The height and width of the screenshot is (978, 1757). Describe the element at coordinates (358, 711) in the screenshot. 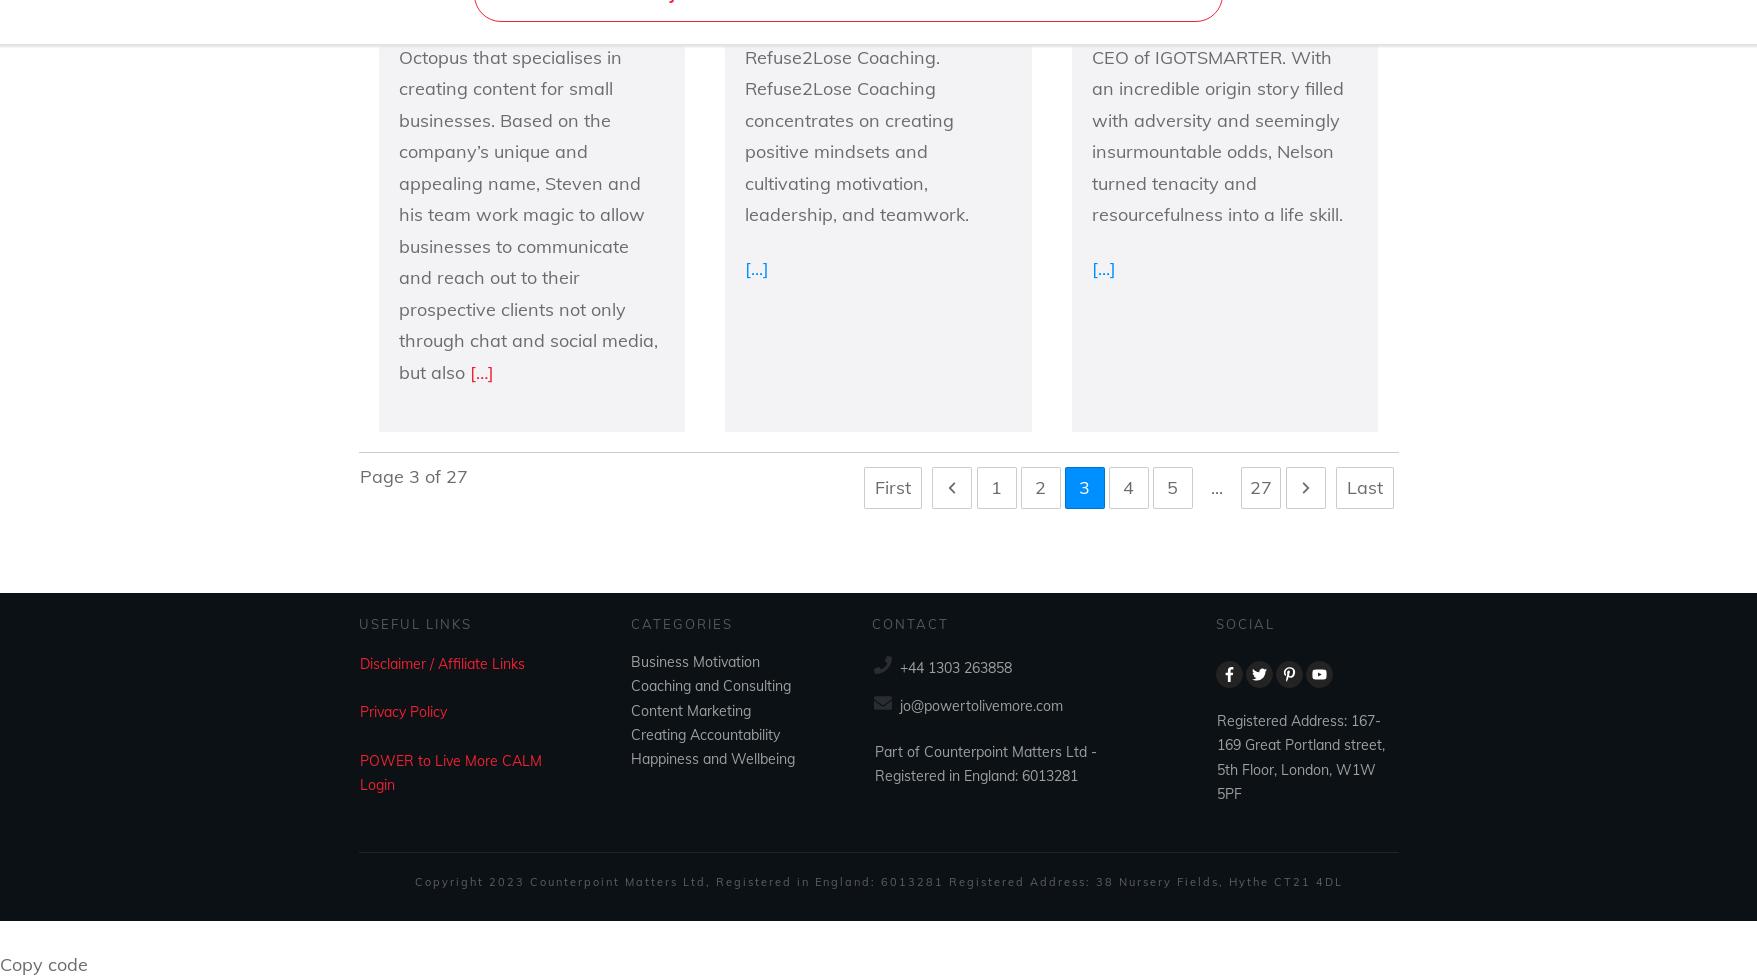

I see `'Privacy Policy'` at that location.